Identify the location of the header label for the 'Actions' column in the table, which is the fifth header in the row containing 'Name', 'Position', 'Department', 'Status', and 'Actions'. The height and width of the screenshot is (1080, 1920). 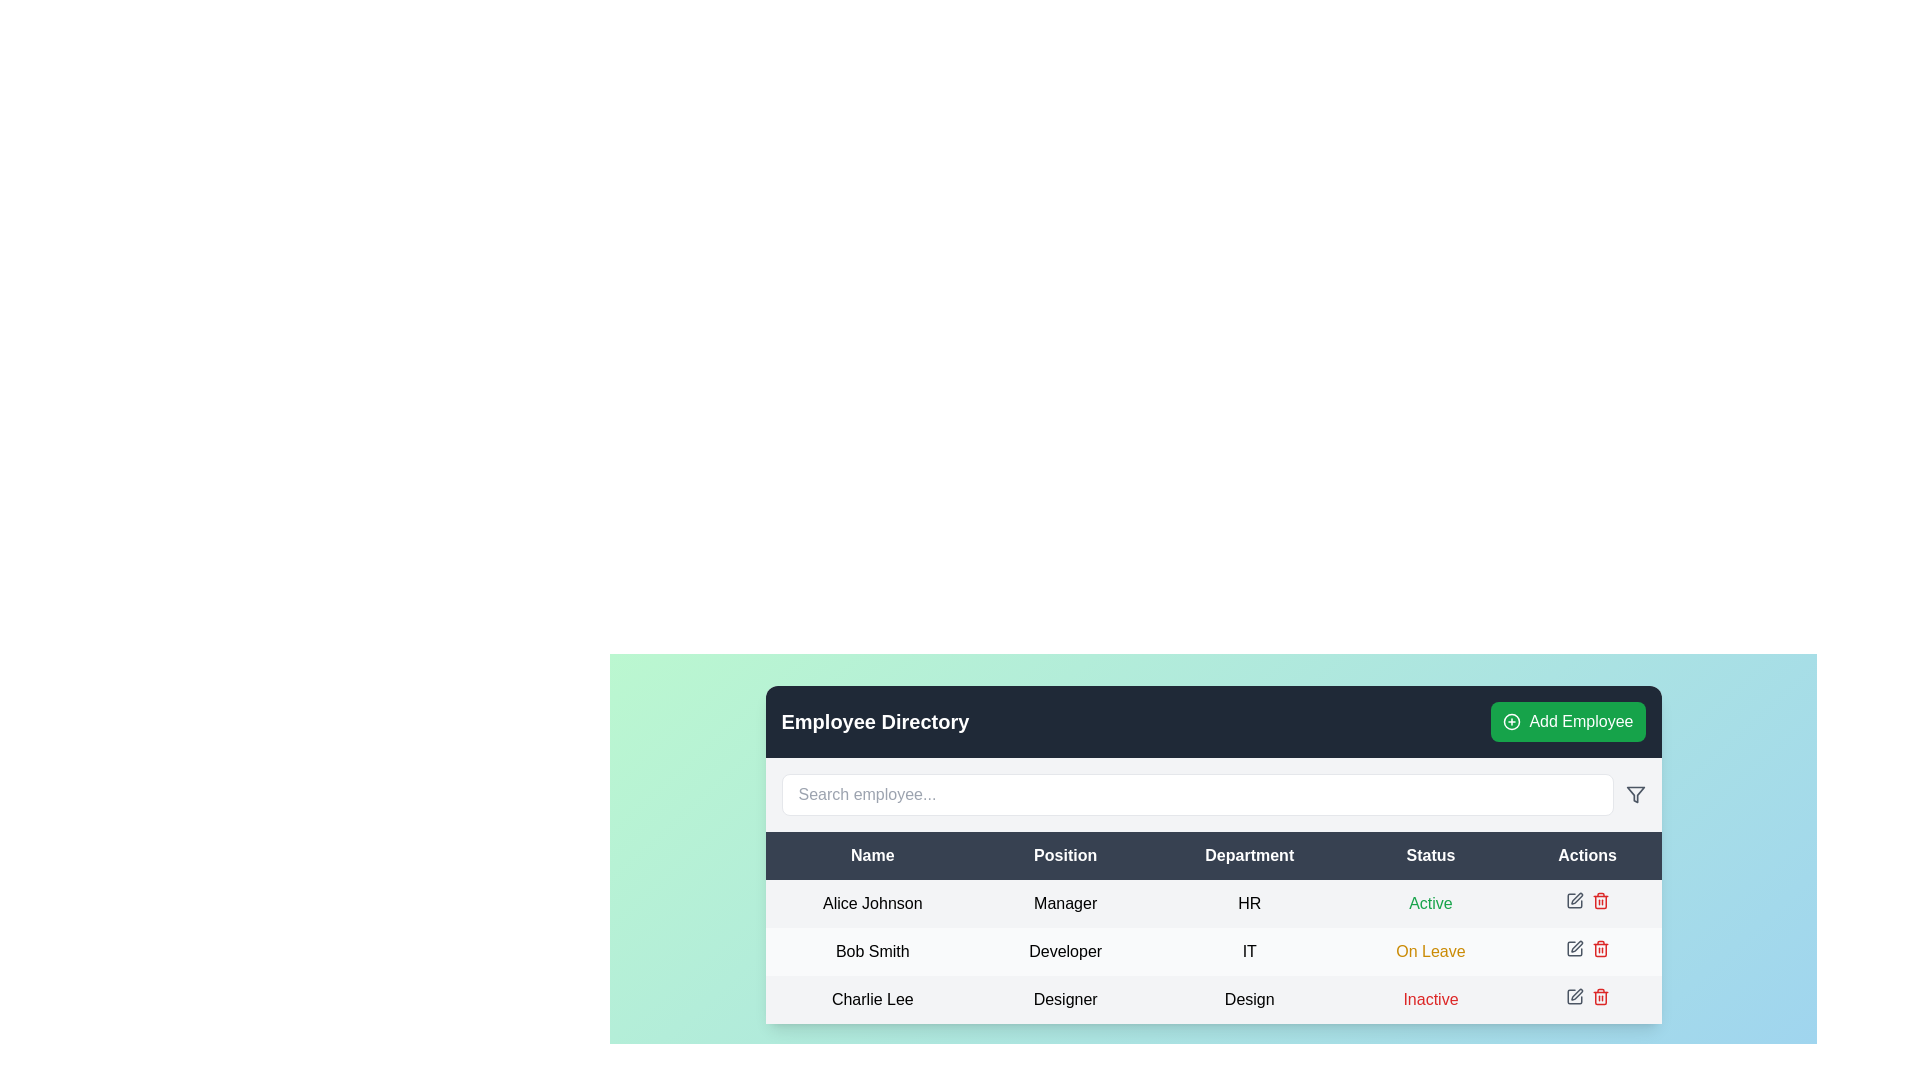
(1586, 855).